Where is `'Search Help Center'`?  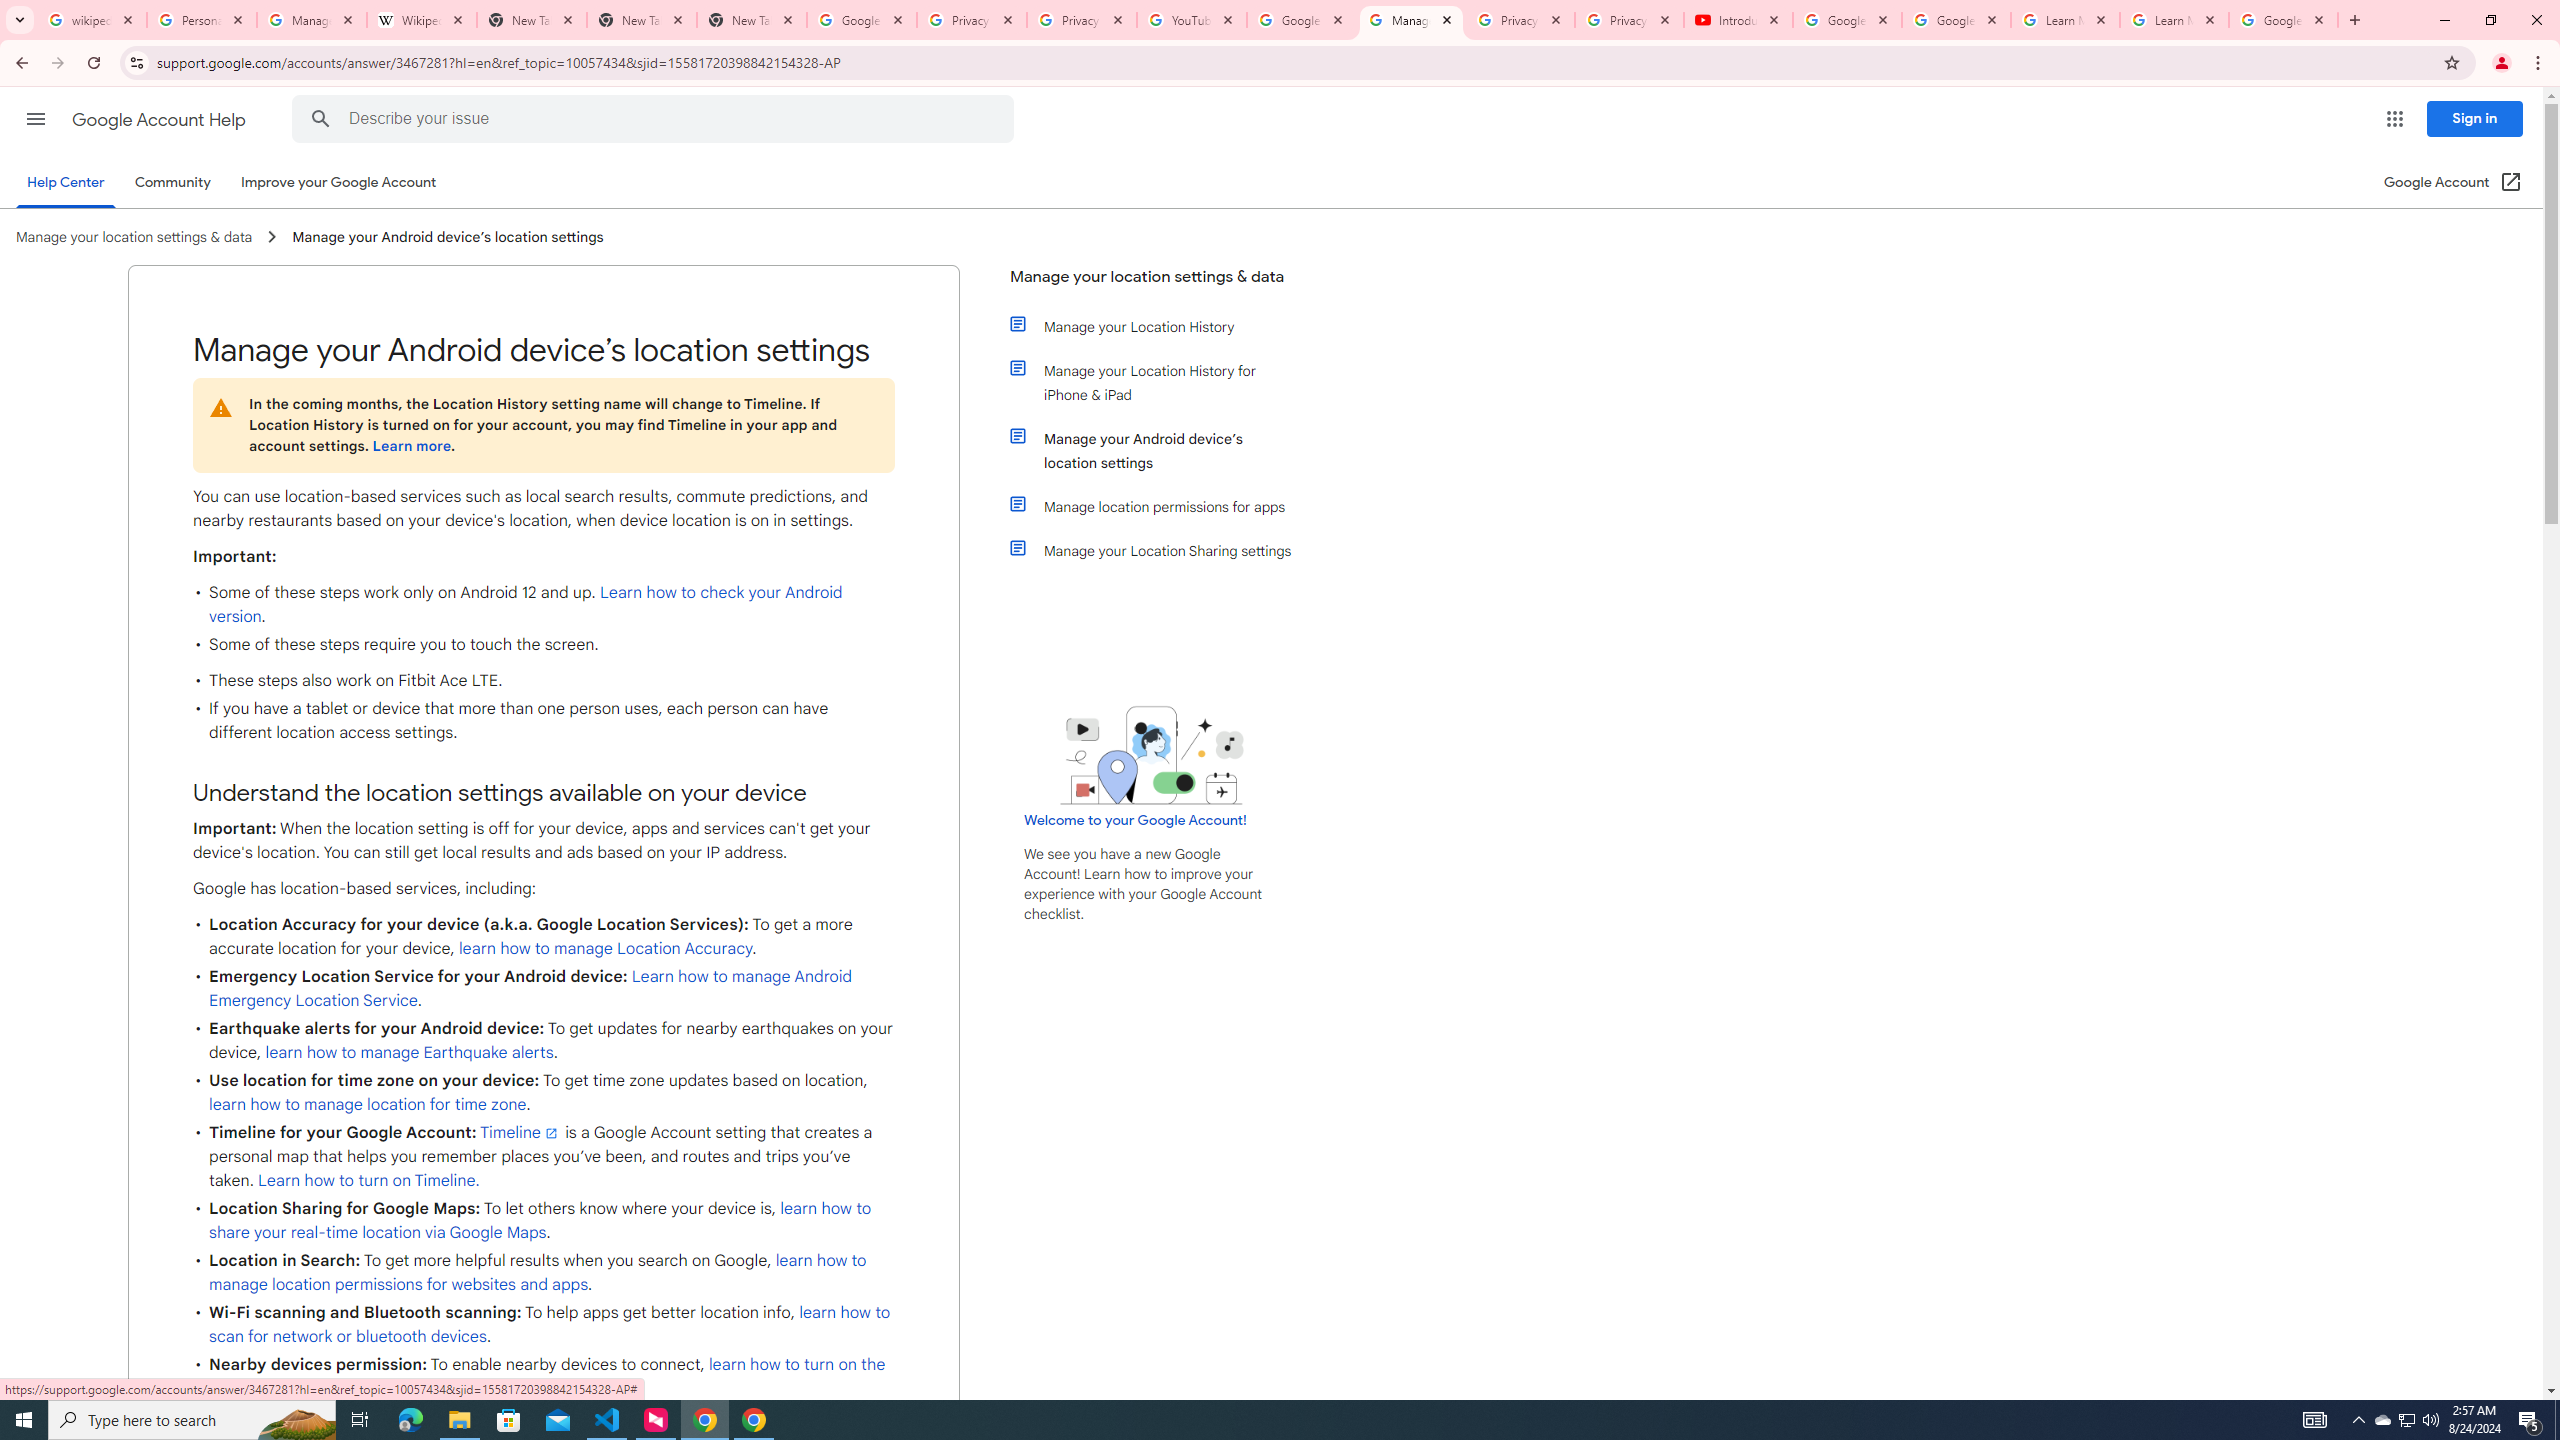 'Search Help Center' is located at coordinates (319, 118).